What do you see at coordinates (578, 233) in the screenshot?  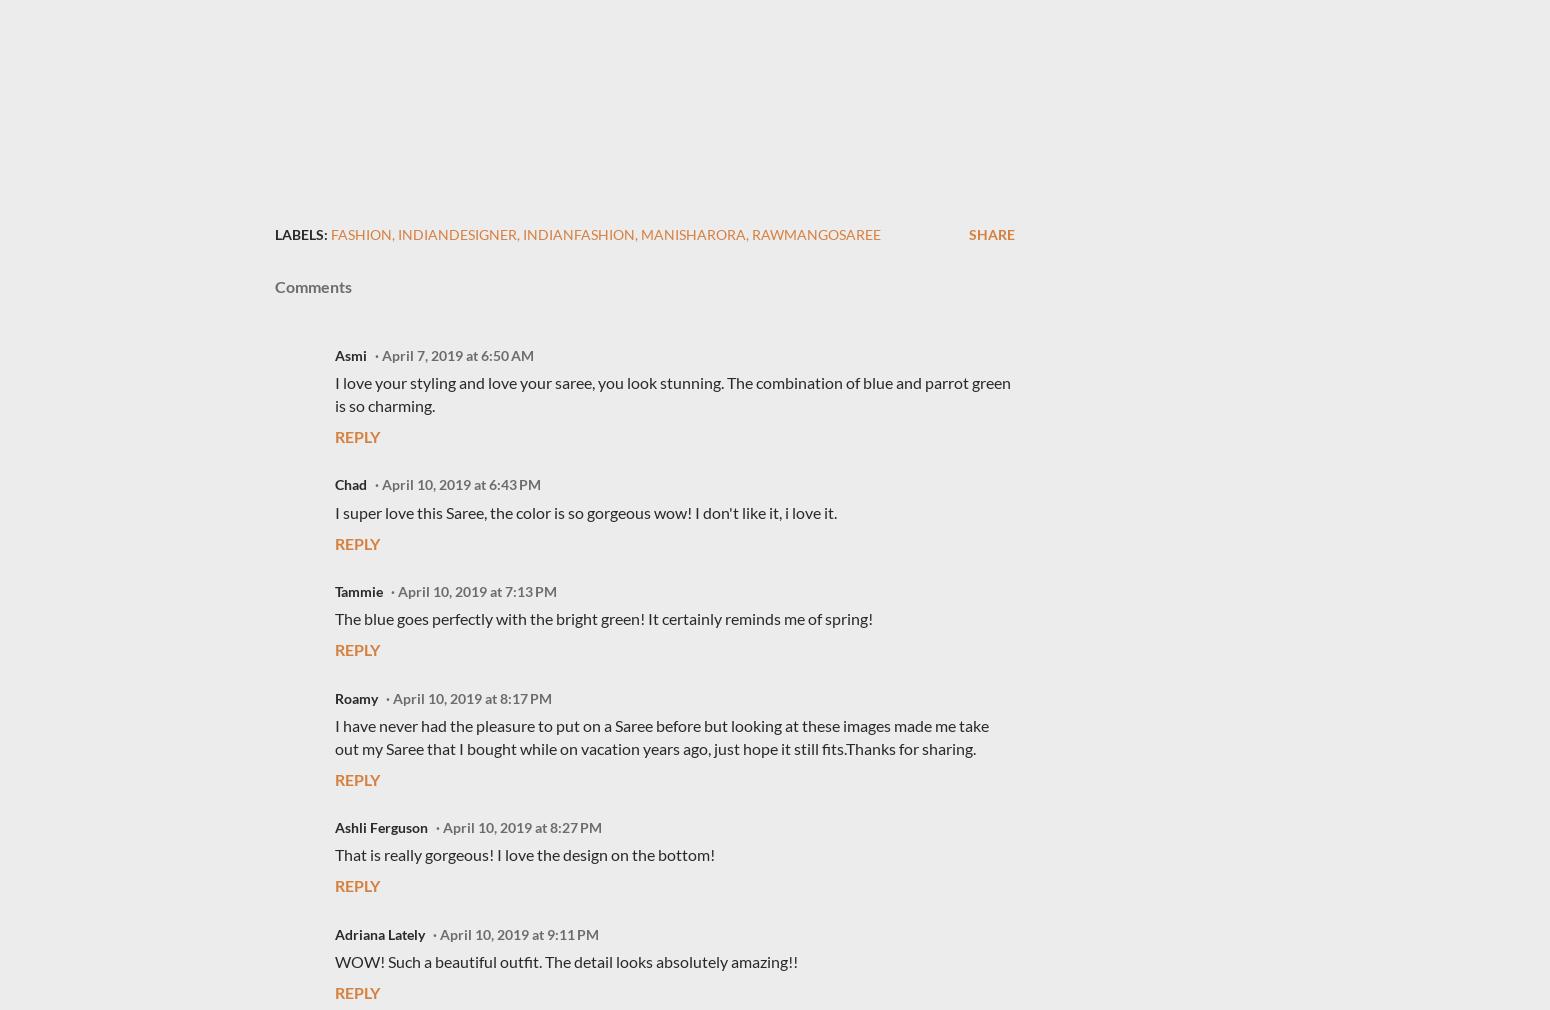 I see `'indianfashion'` at bounding box center [578, 233].